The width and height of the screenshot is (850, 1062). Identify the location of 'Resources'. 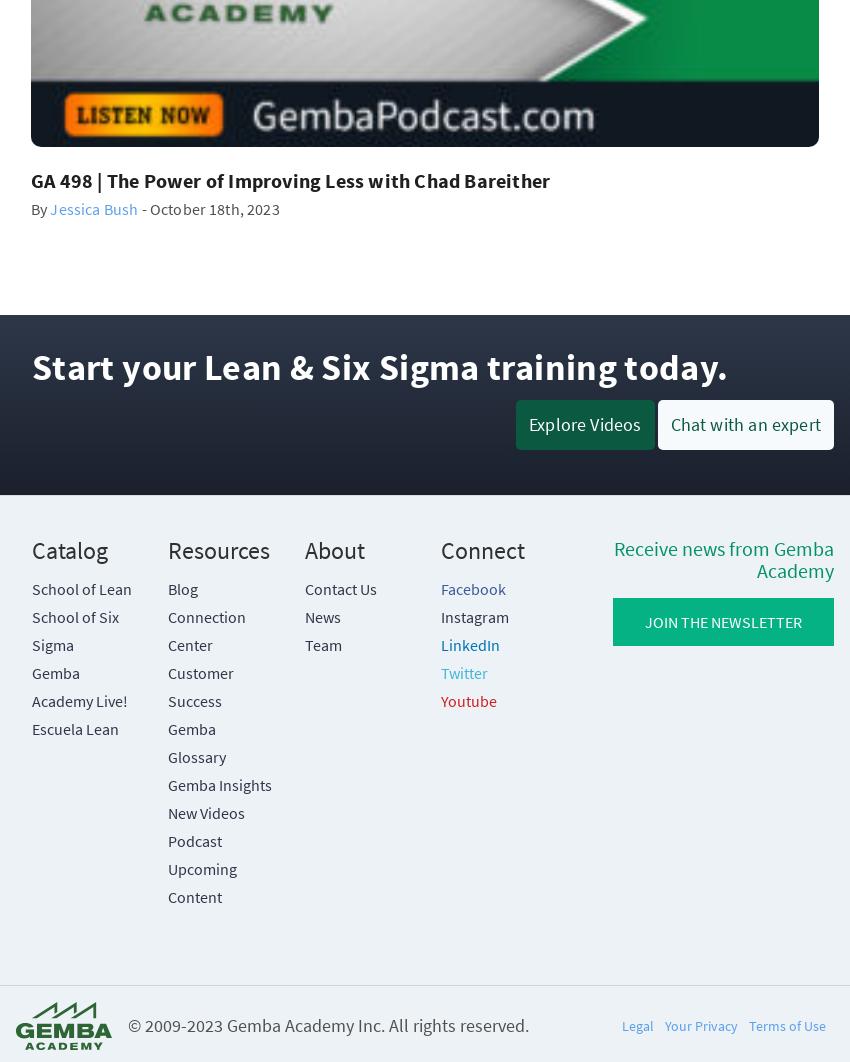
(218, 550).